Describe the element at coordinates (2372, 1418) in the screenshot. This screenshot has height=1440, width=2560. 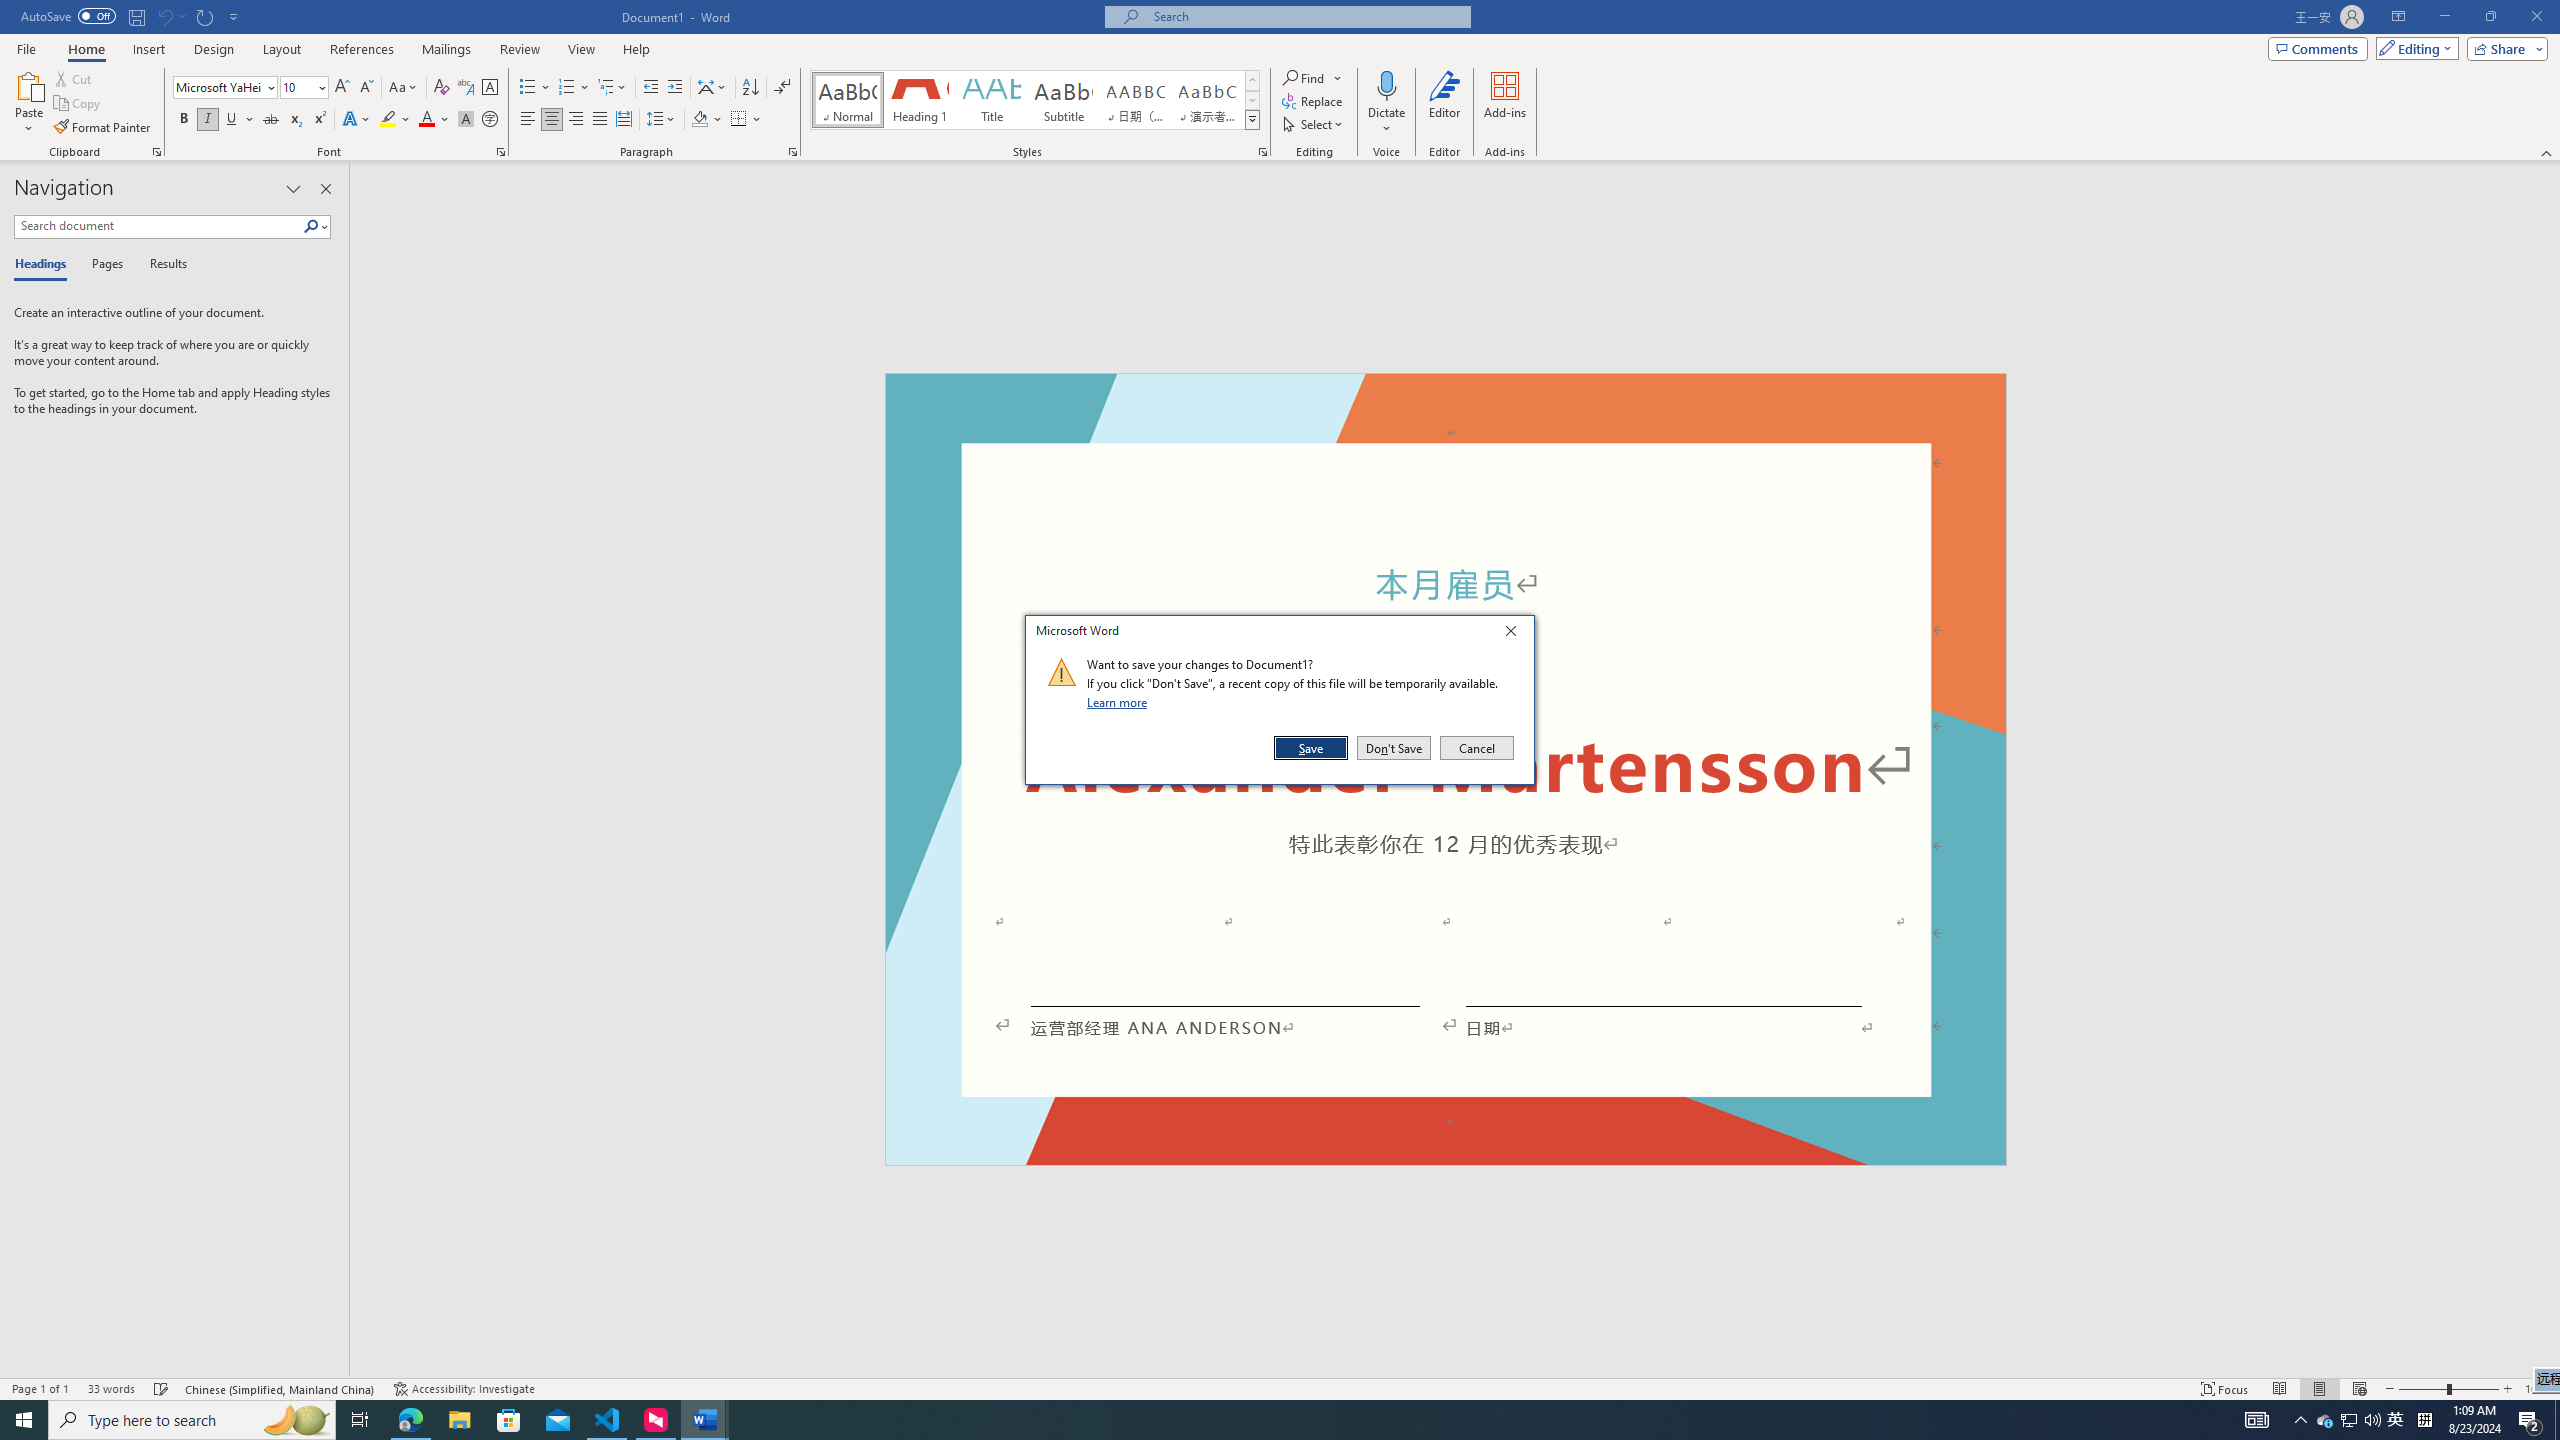
I see `'Q2790: 100%'` at that location.